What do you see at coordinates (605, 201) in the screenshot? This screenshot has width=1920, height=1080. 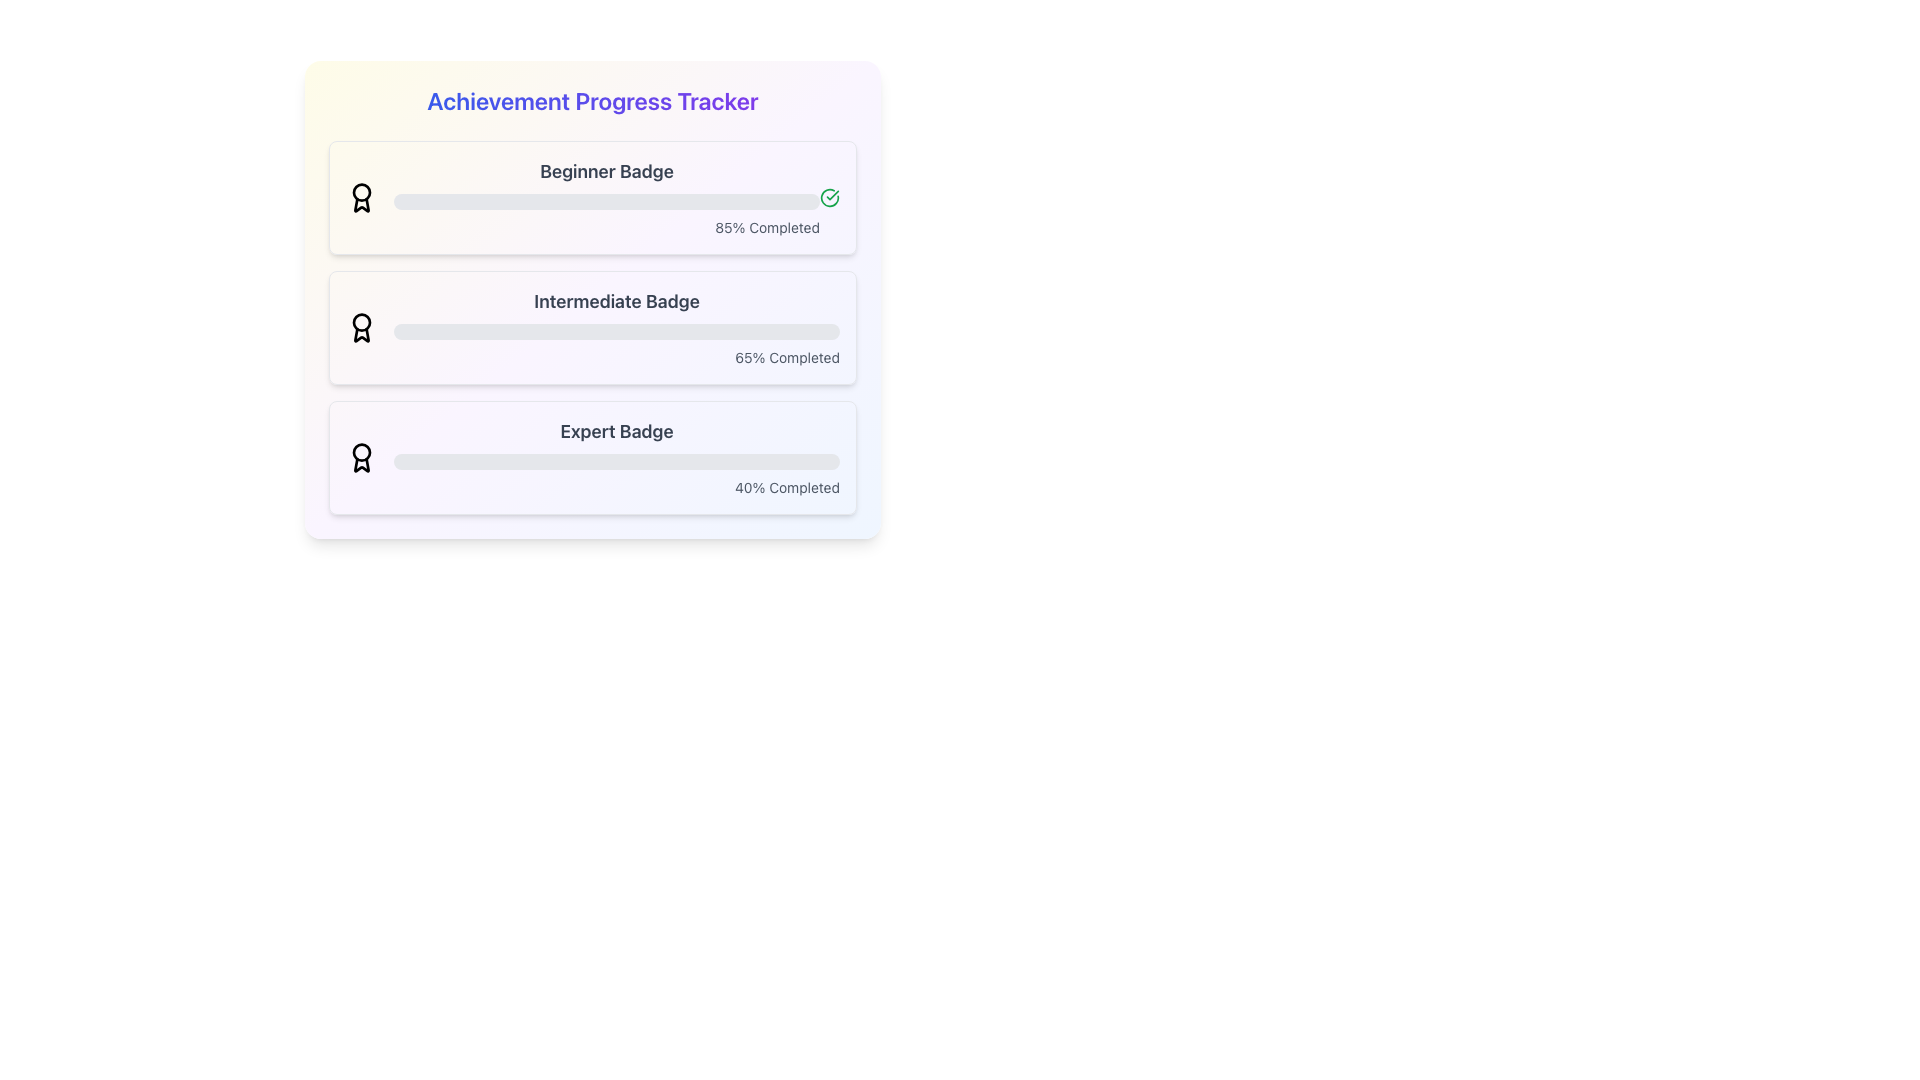 I see `progress bar indicating 85% completion, which is located in the Beginner Badge section above the text '85% Completed'` at bounding box center [605, 201].